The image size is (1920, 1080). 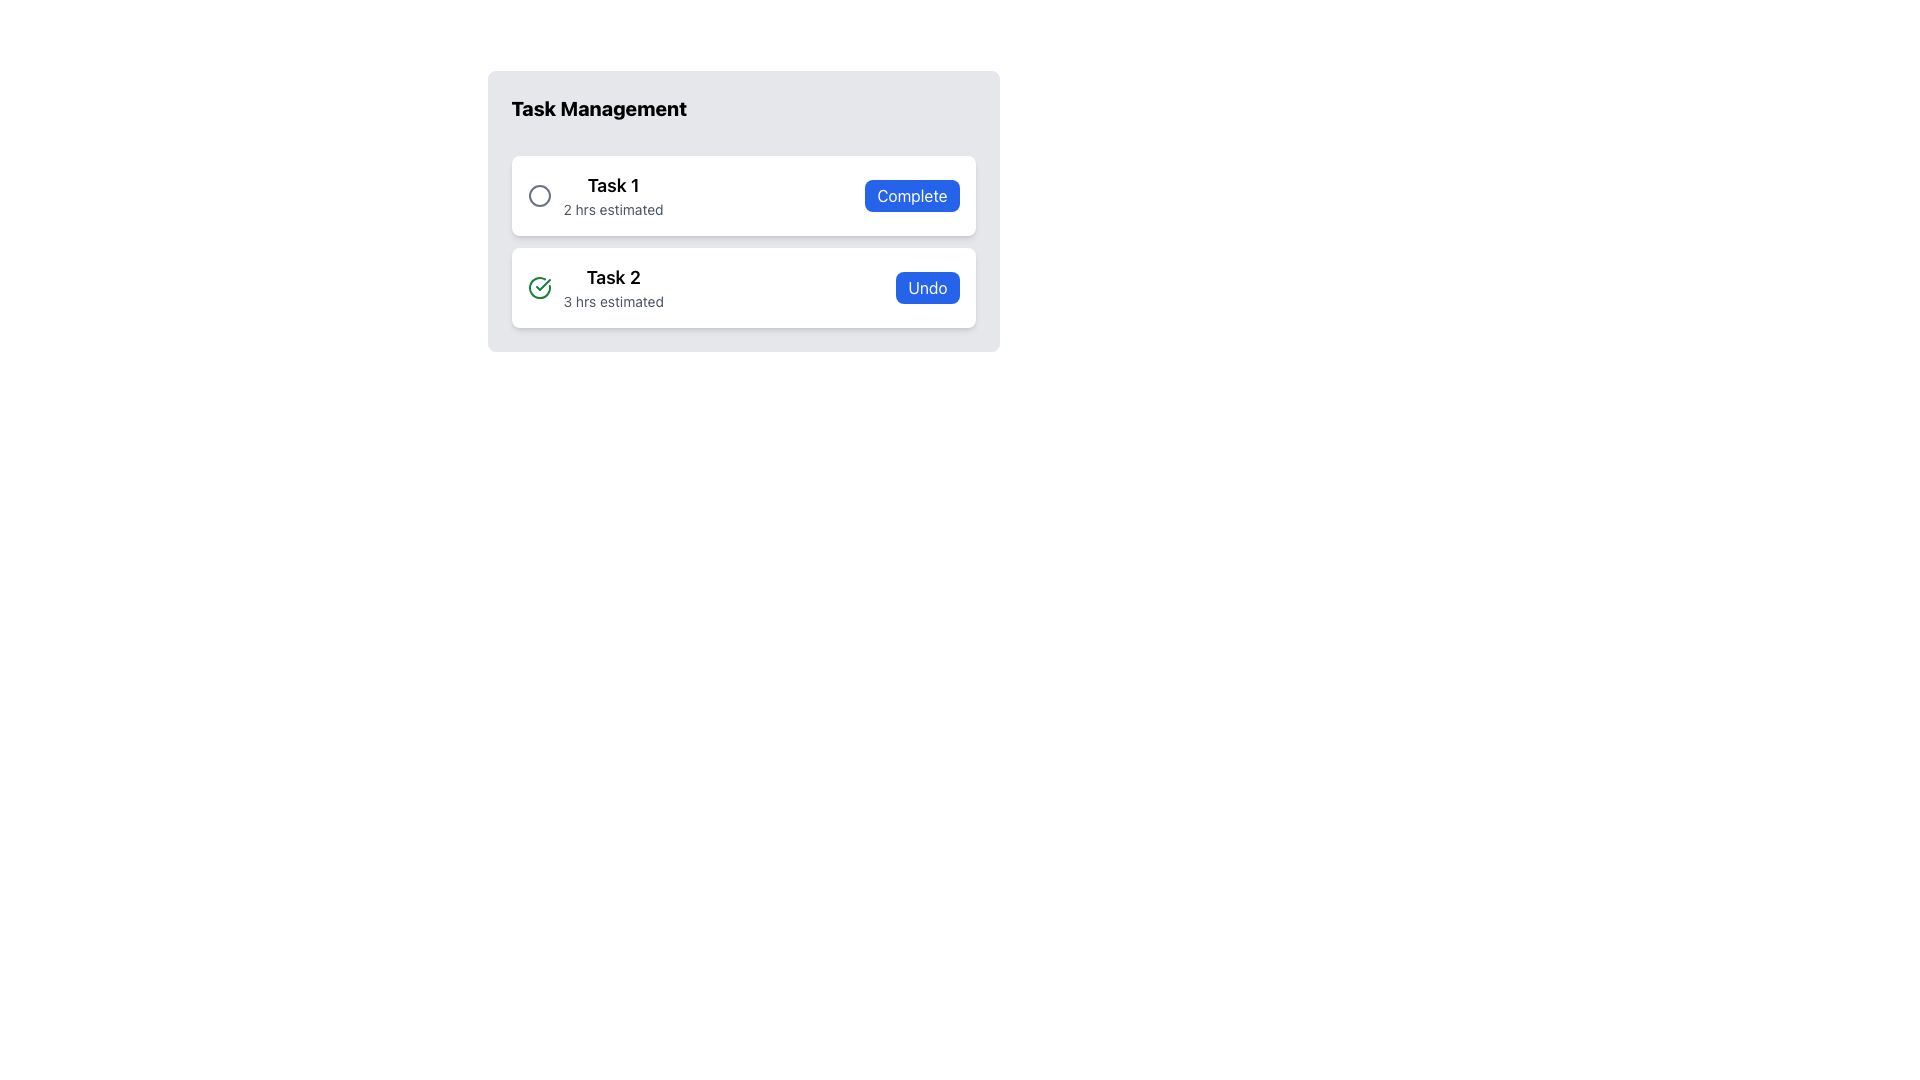 I want to click on the 'Task 2' text label, which is part of the second task card in a task management interface, so click(x=612, y=277).